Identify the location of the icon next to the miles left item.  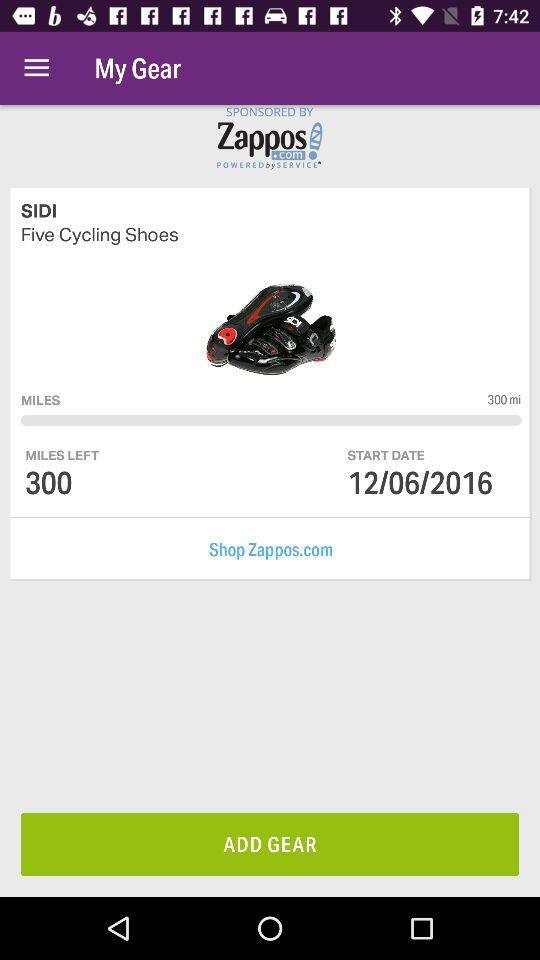
(419, 481).